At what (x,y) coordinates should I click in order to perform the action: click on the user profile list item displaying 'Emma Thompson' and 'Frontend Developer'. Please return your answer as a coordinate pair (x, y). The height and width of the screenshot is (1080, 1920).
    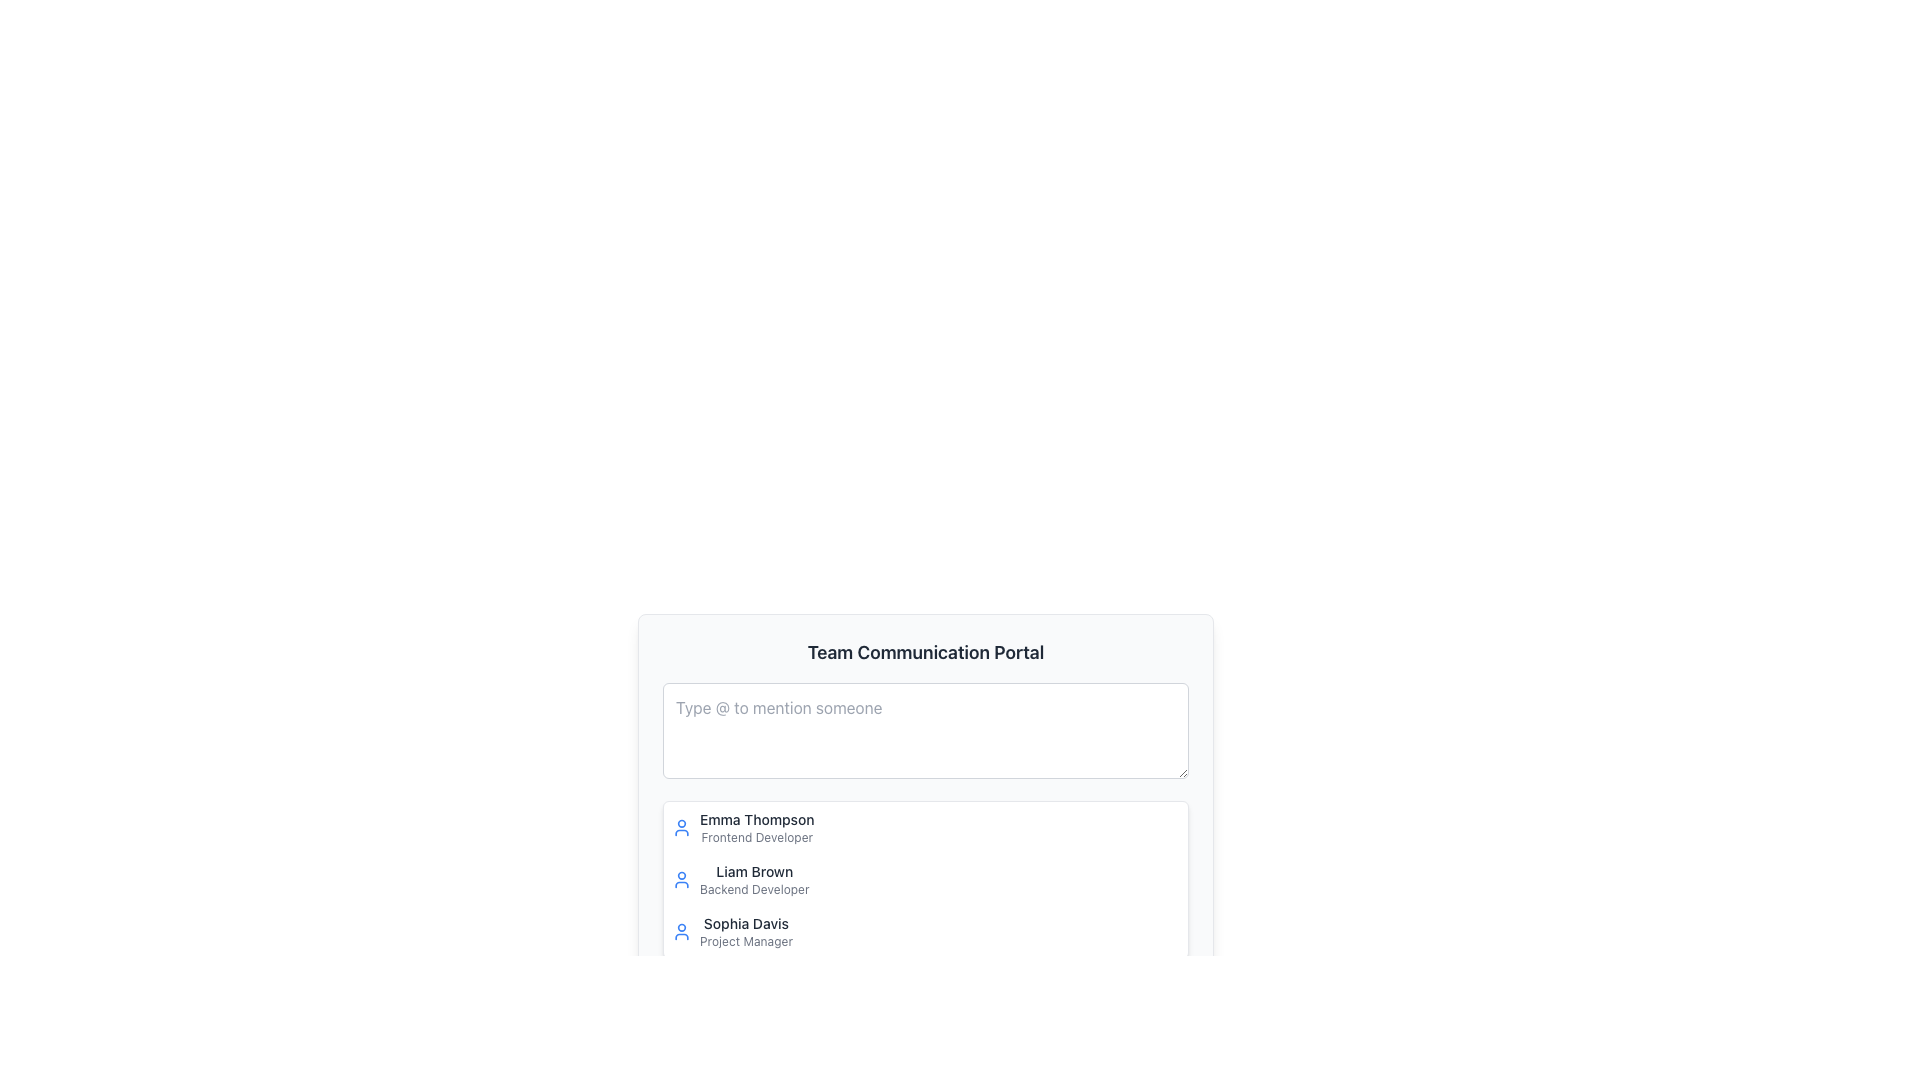
    Looking at the image, I should click on (756, 828).